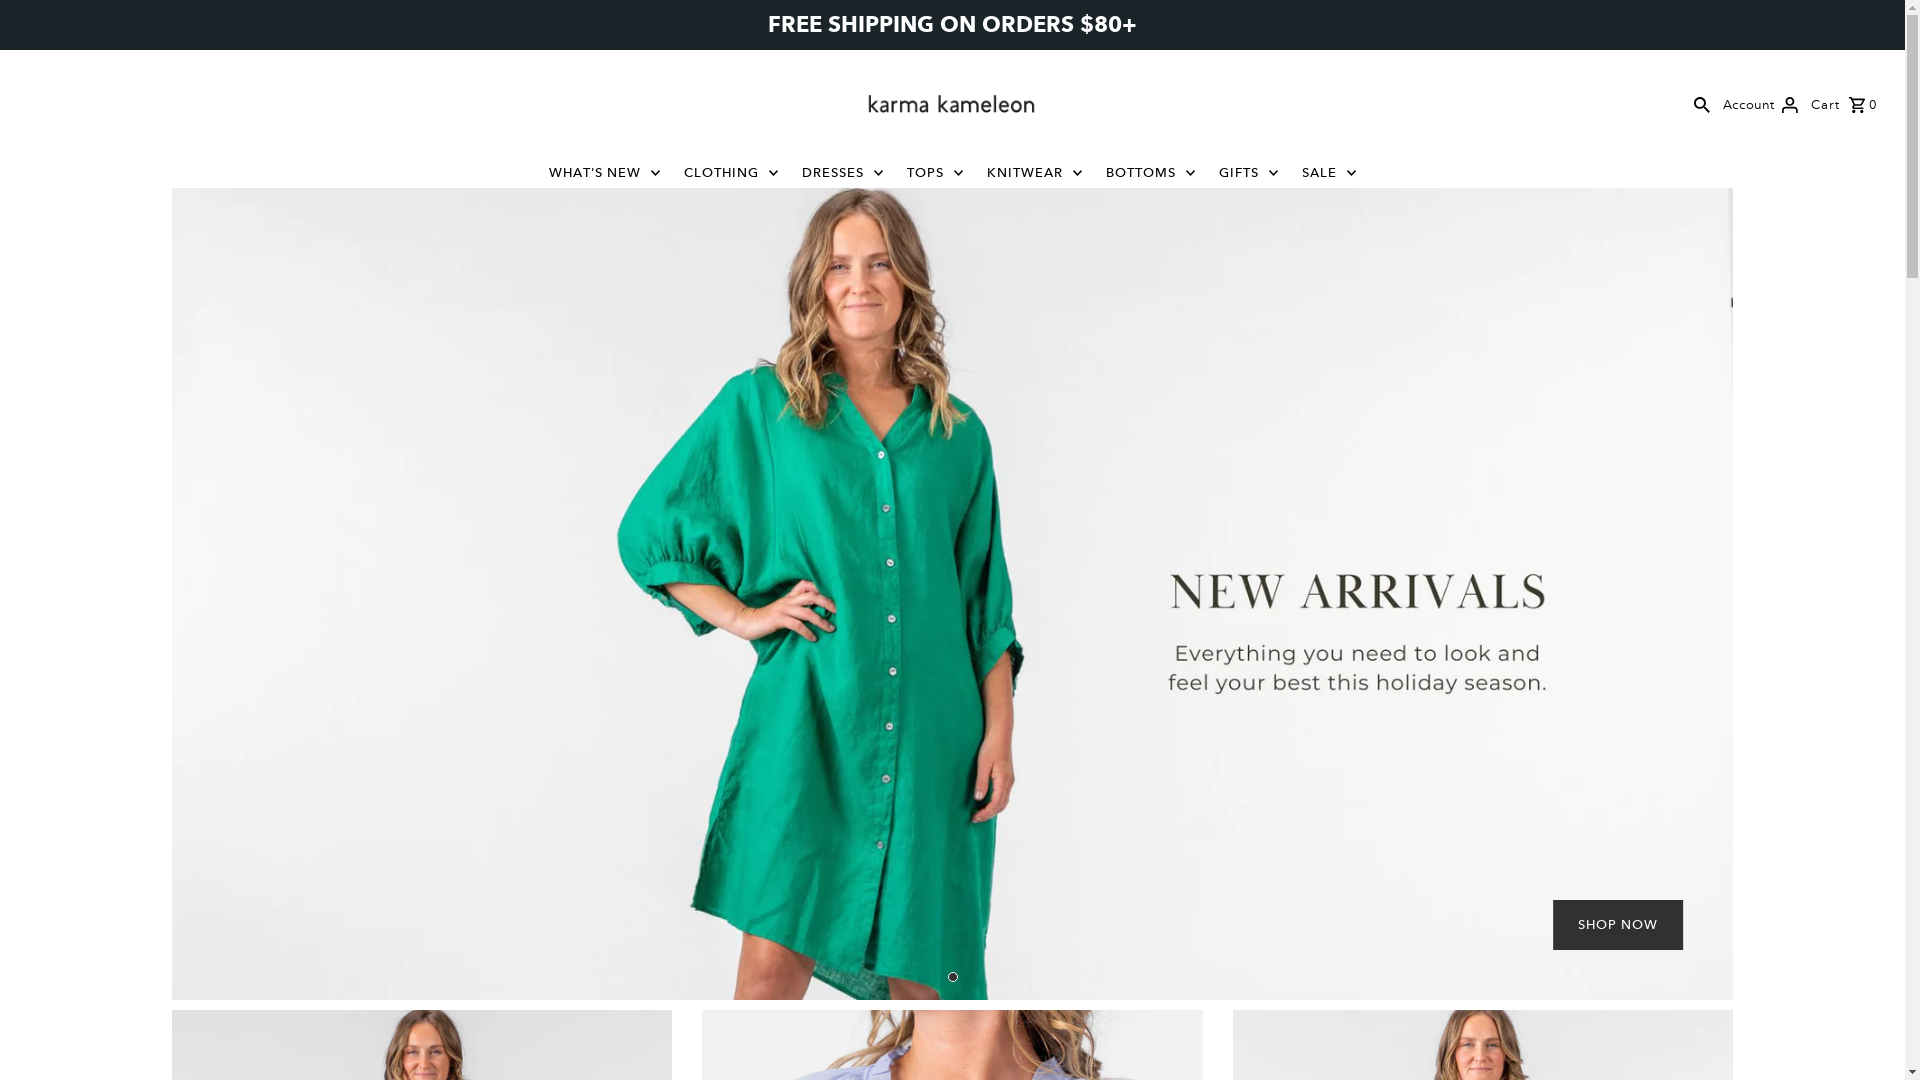 This screenshot has height=1080, width=1920. Describe the element at coordinates (603, 172) in the screenshot. I see `'WHAT'S NEW'` at that location.